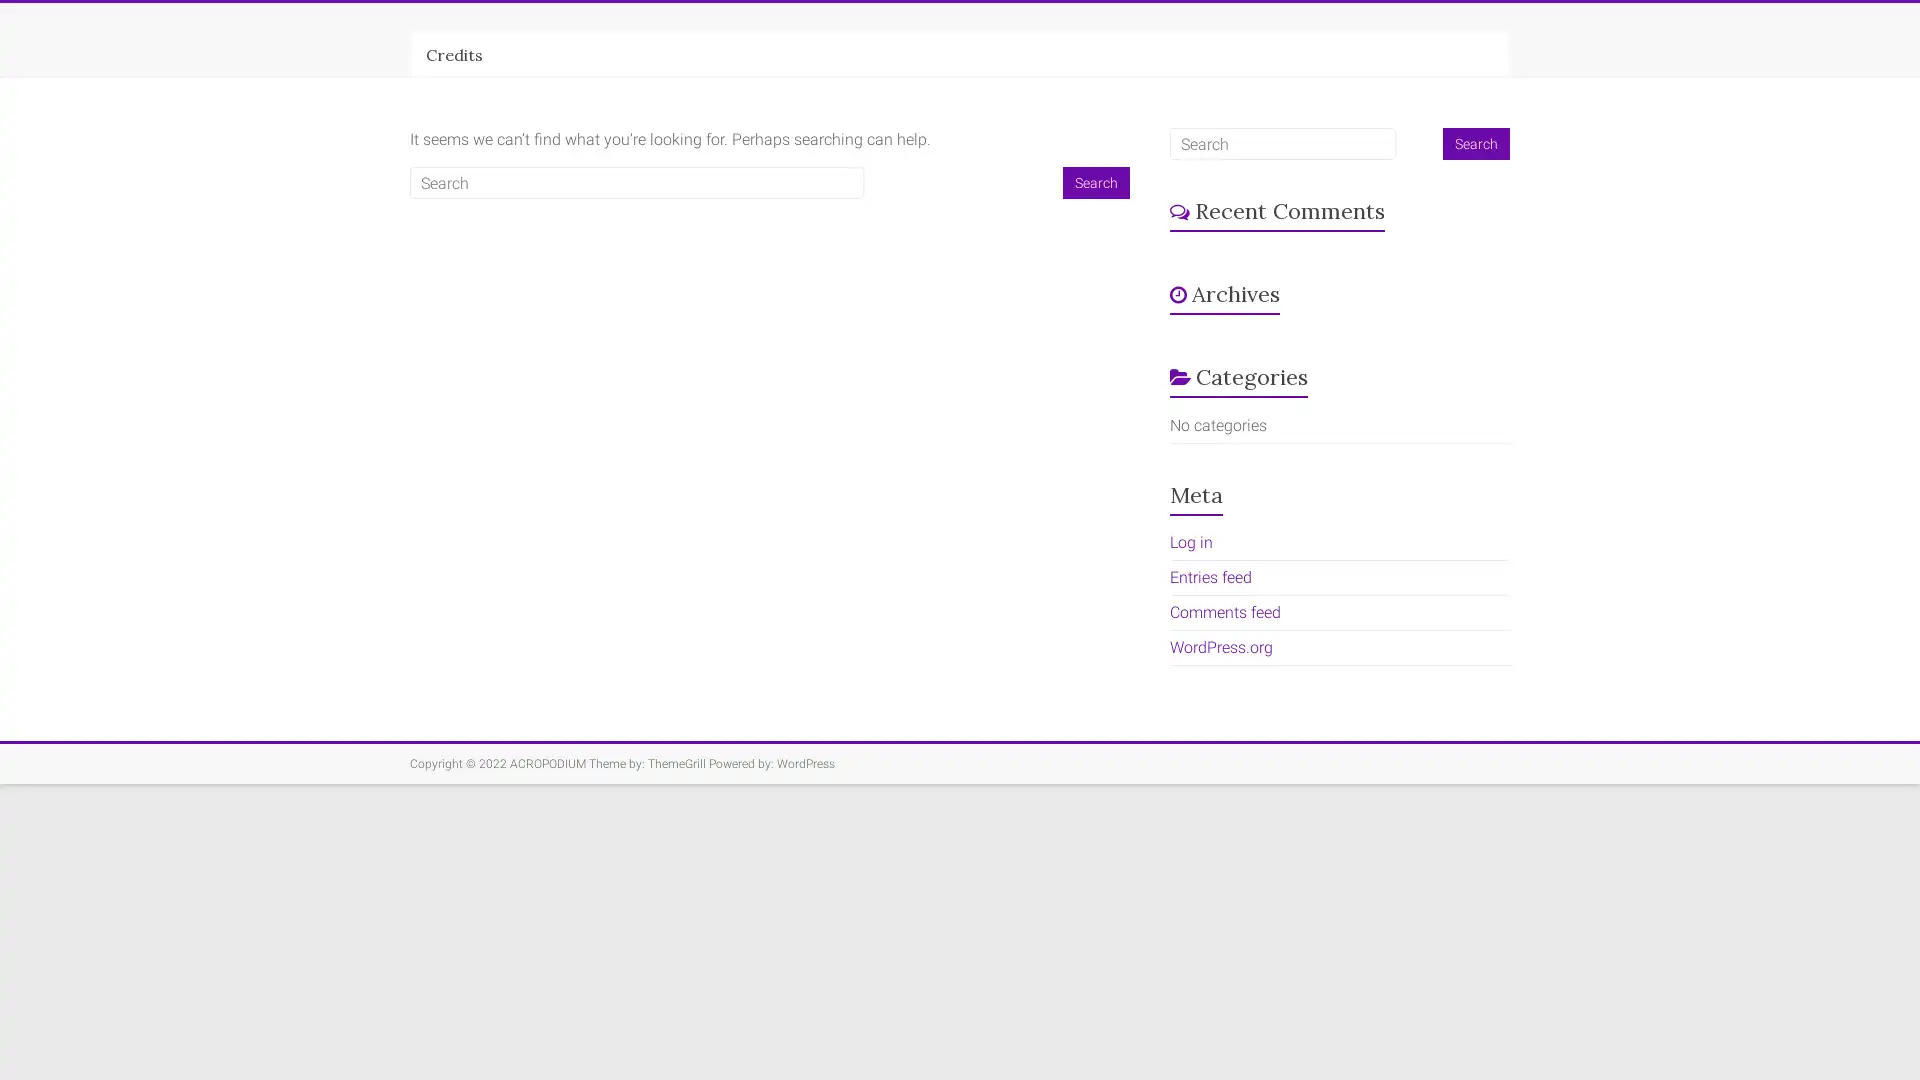 This screenshot has height=1080, width=1920. Describe the element at coordinates (1476, 142) in the screenshot. I see `Search` at that location.